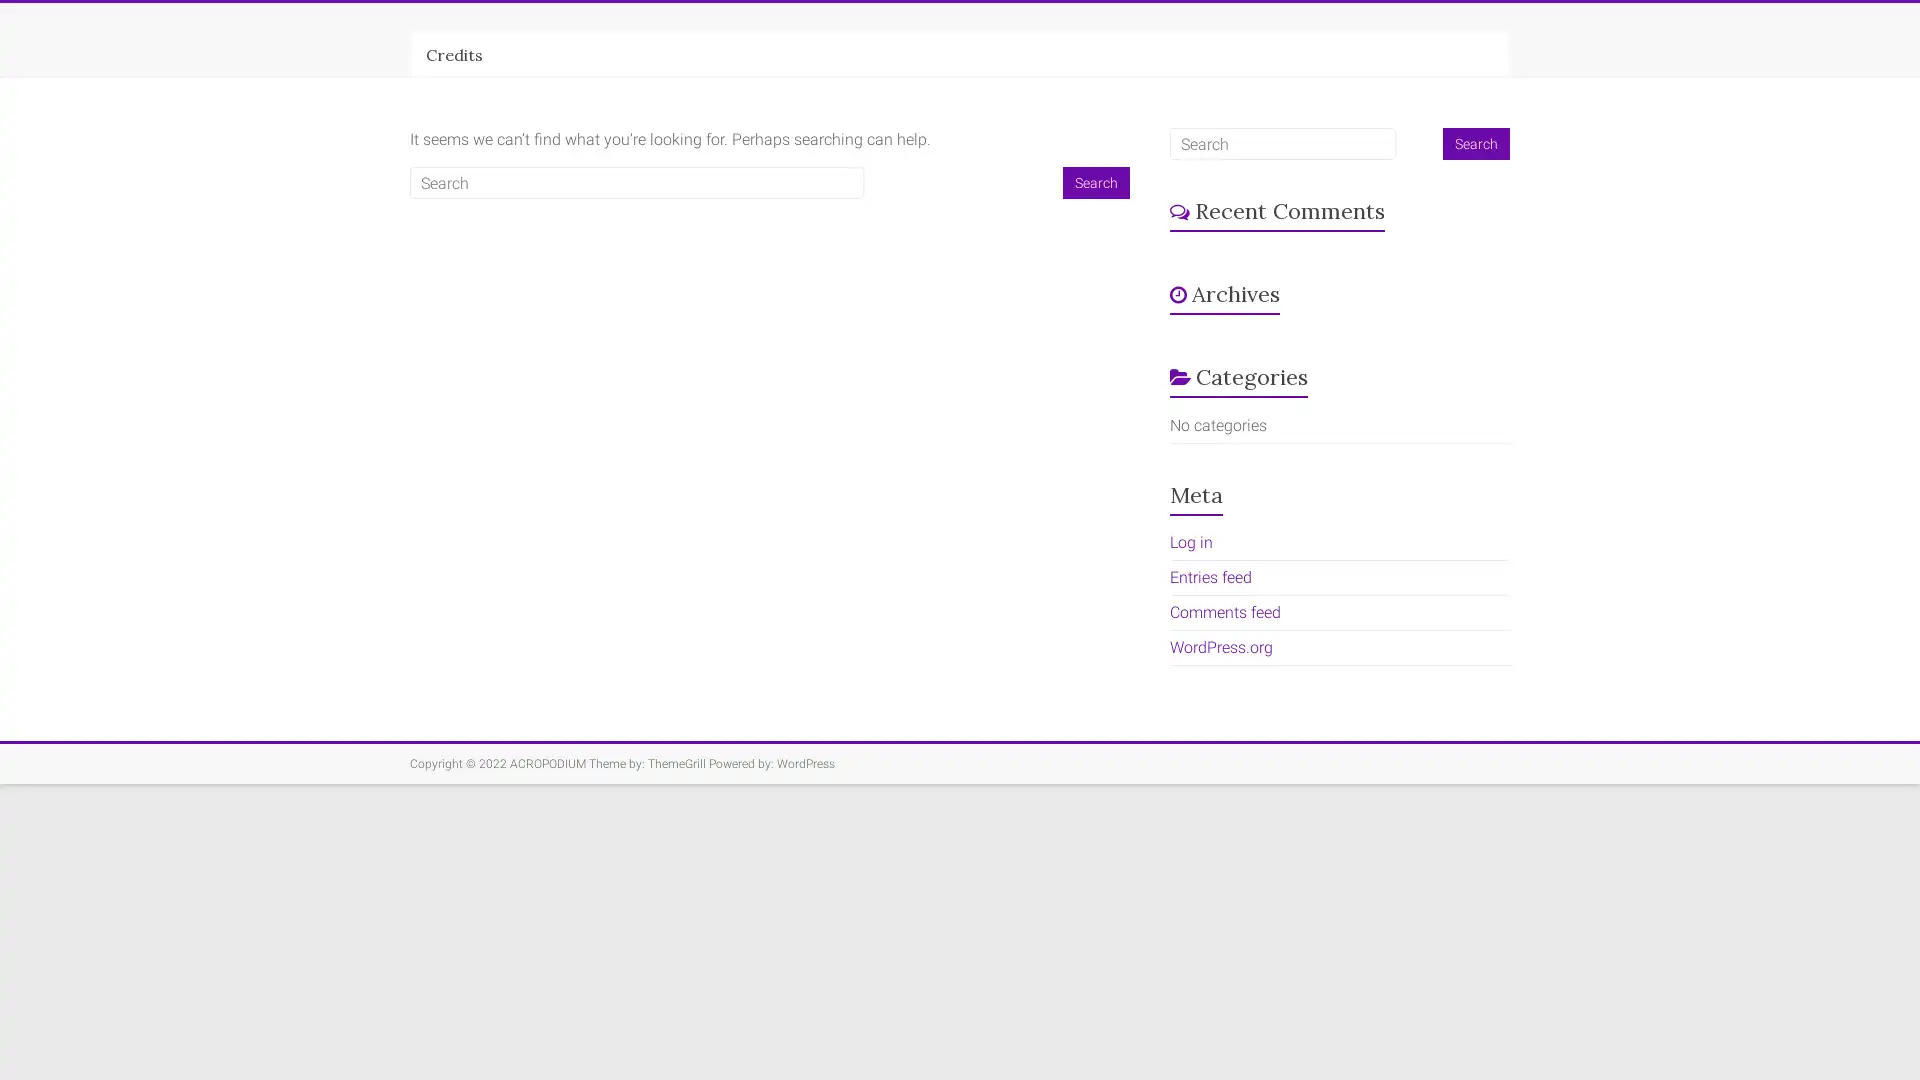 This screenshot has height=1080, width=1920. Describe the element at coordinates (1476, 142) in the screenshot. I see `Search` at that location.